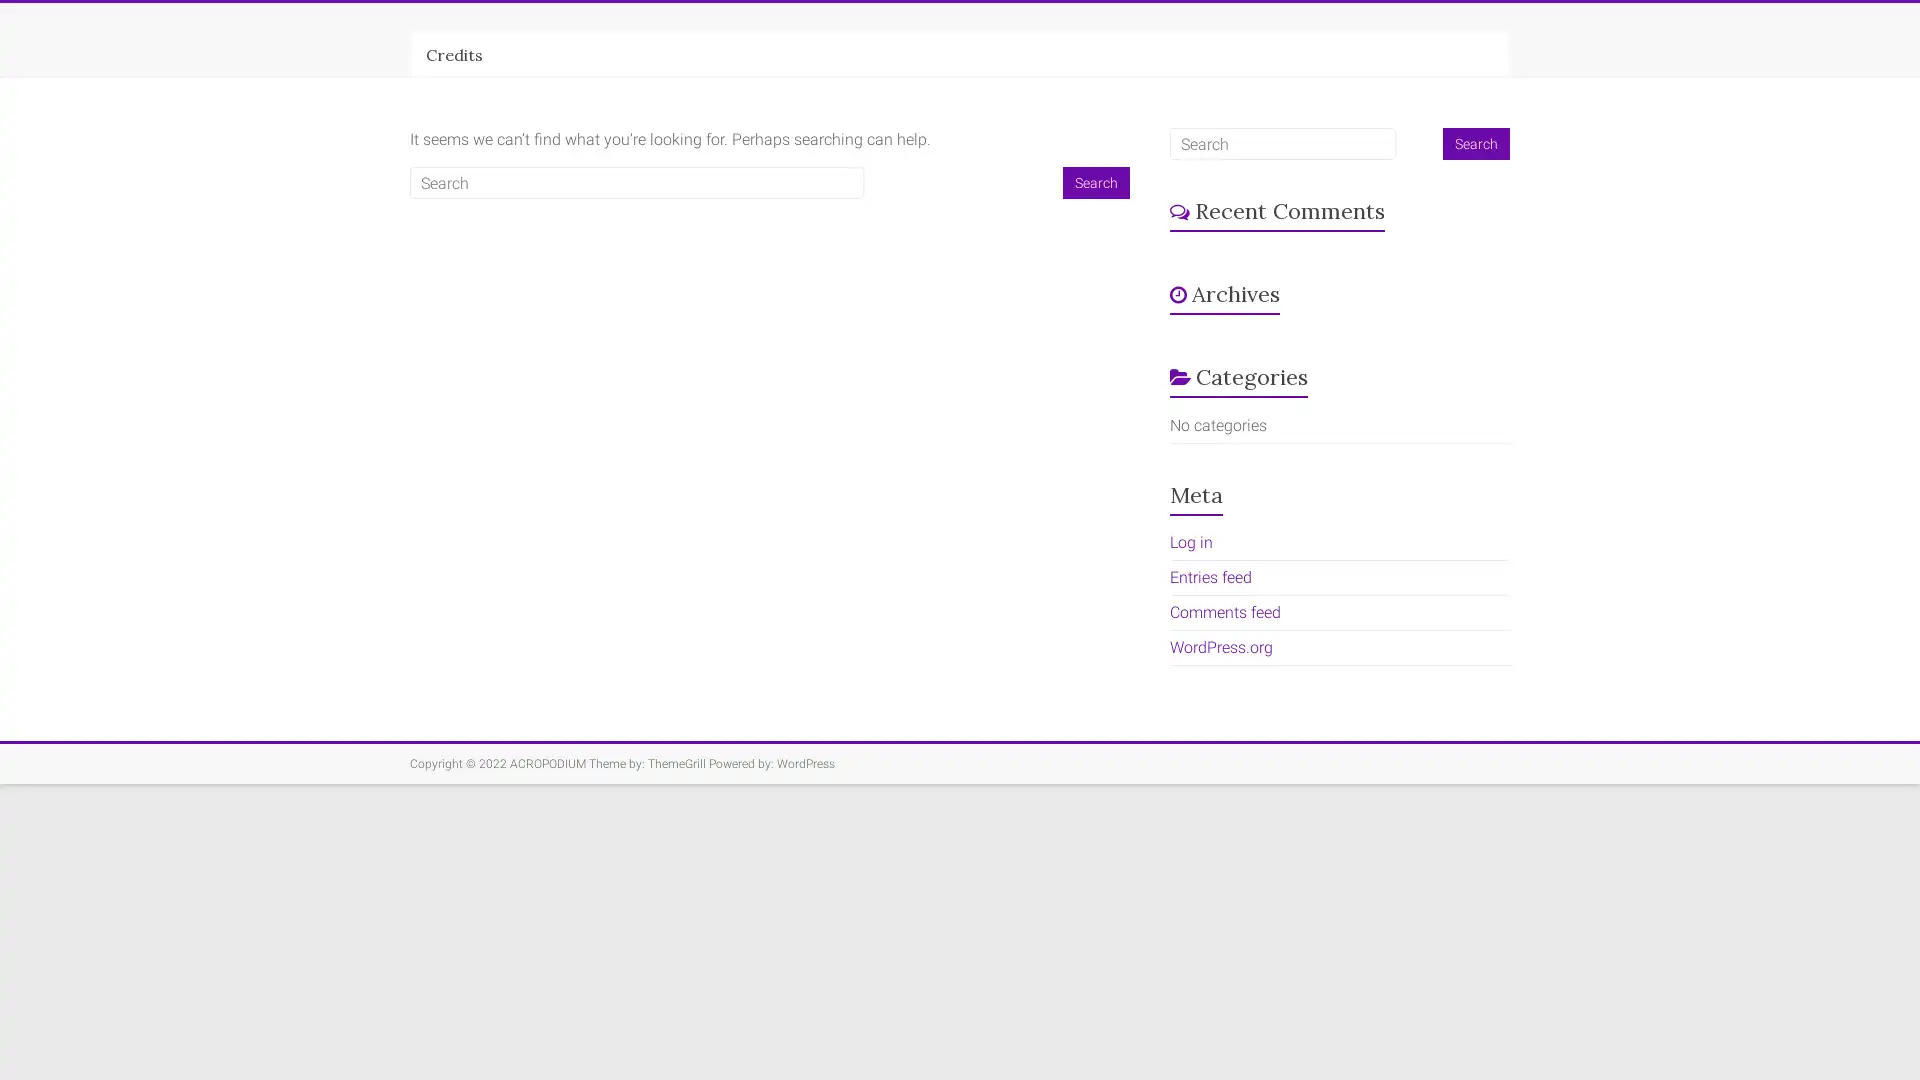 This screenshot has height=1080, width=1920. Describe the element at coordinates (1476, 142) in the screenshot. I see `Search` at that location.